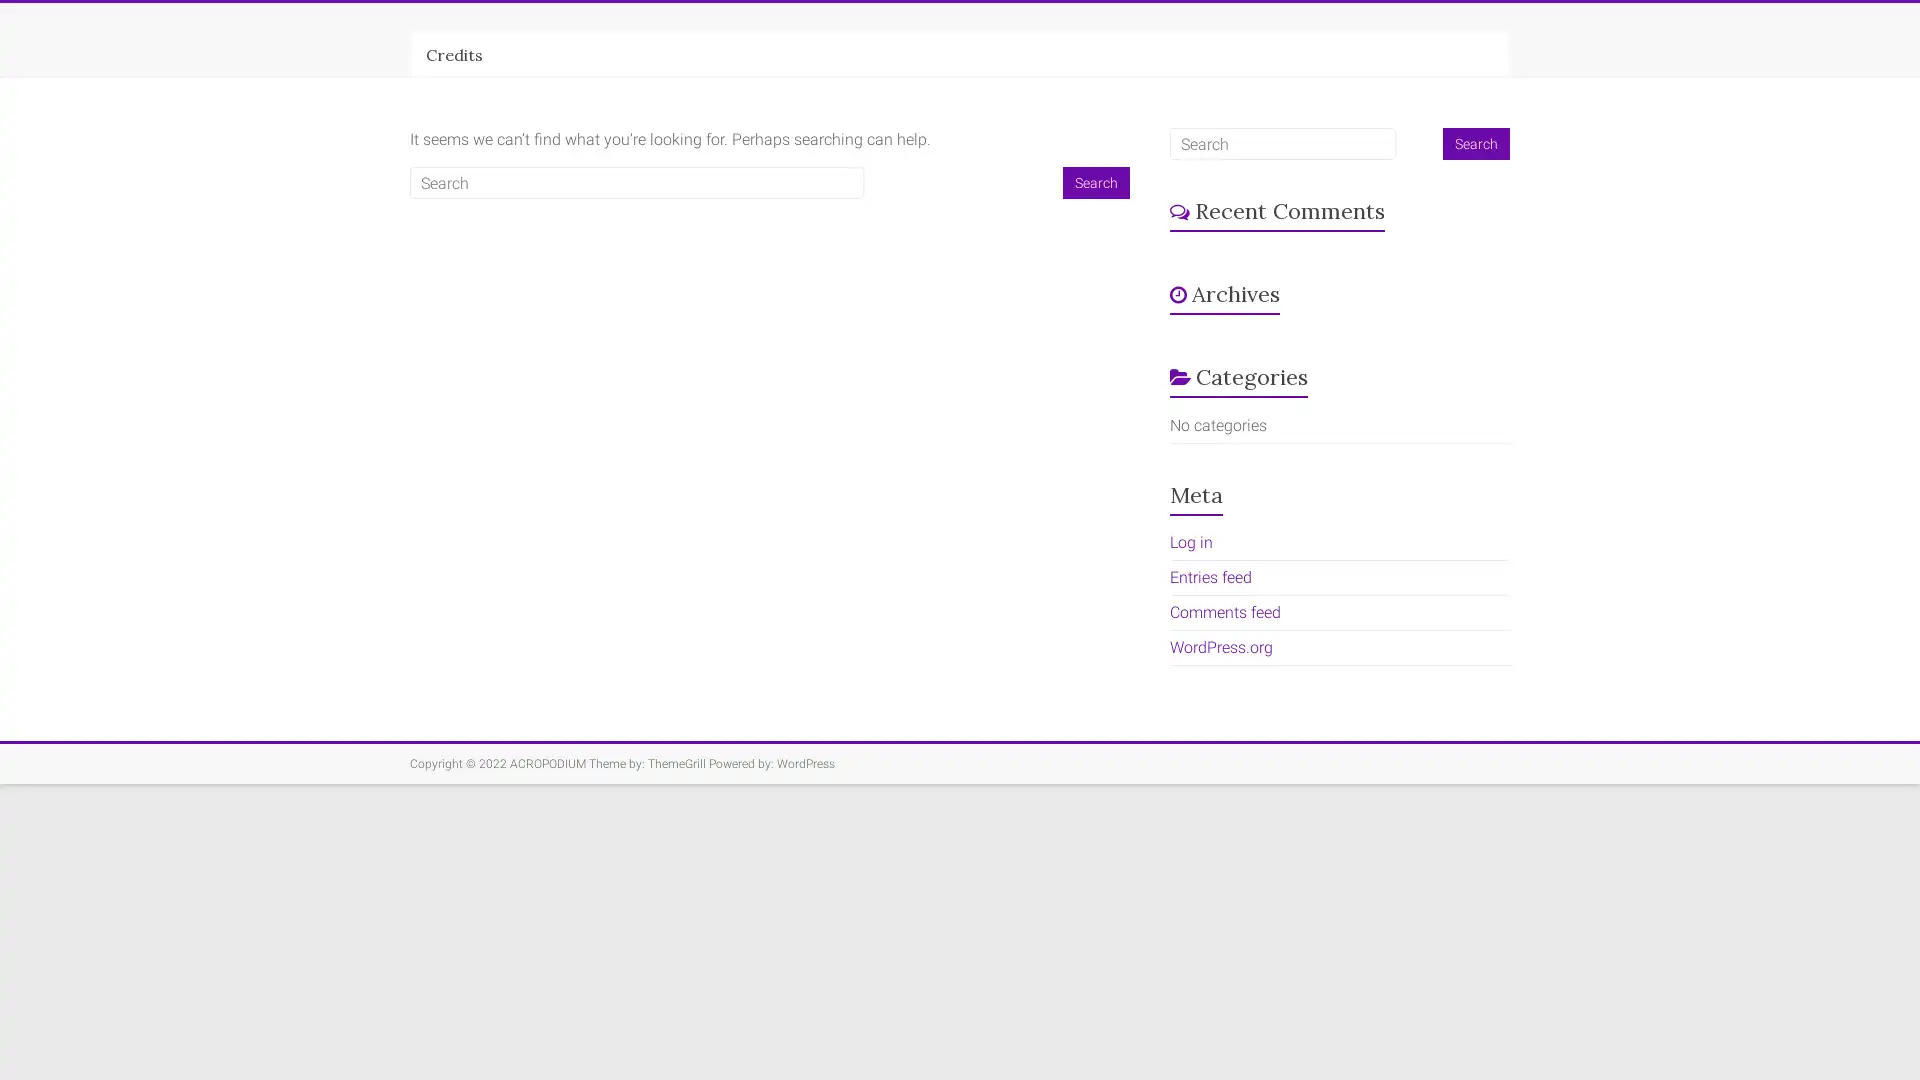 This screenshot has height=1080, width=1920. Describe the element at coordinates (1476, 142) in the screenshot. I see `Search` at that location.